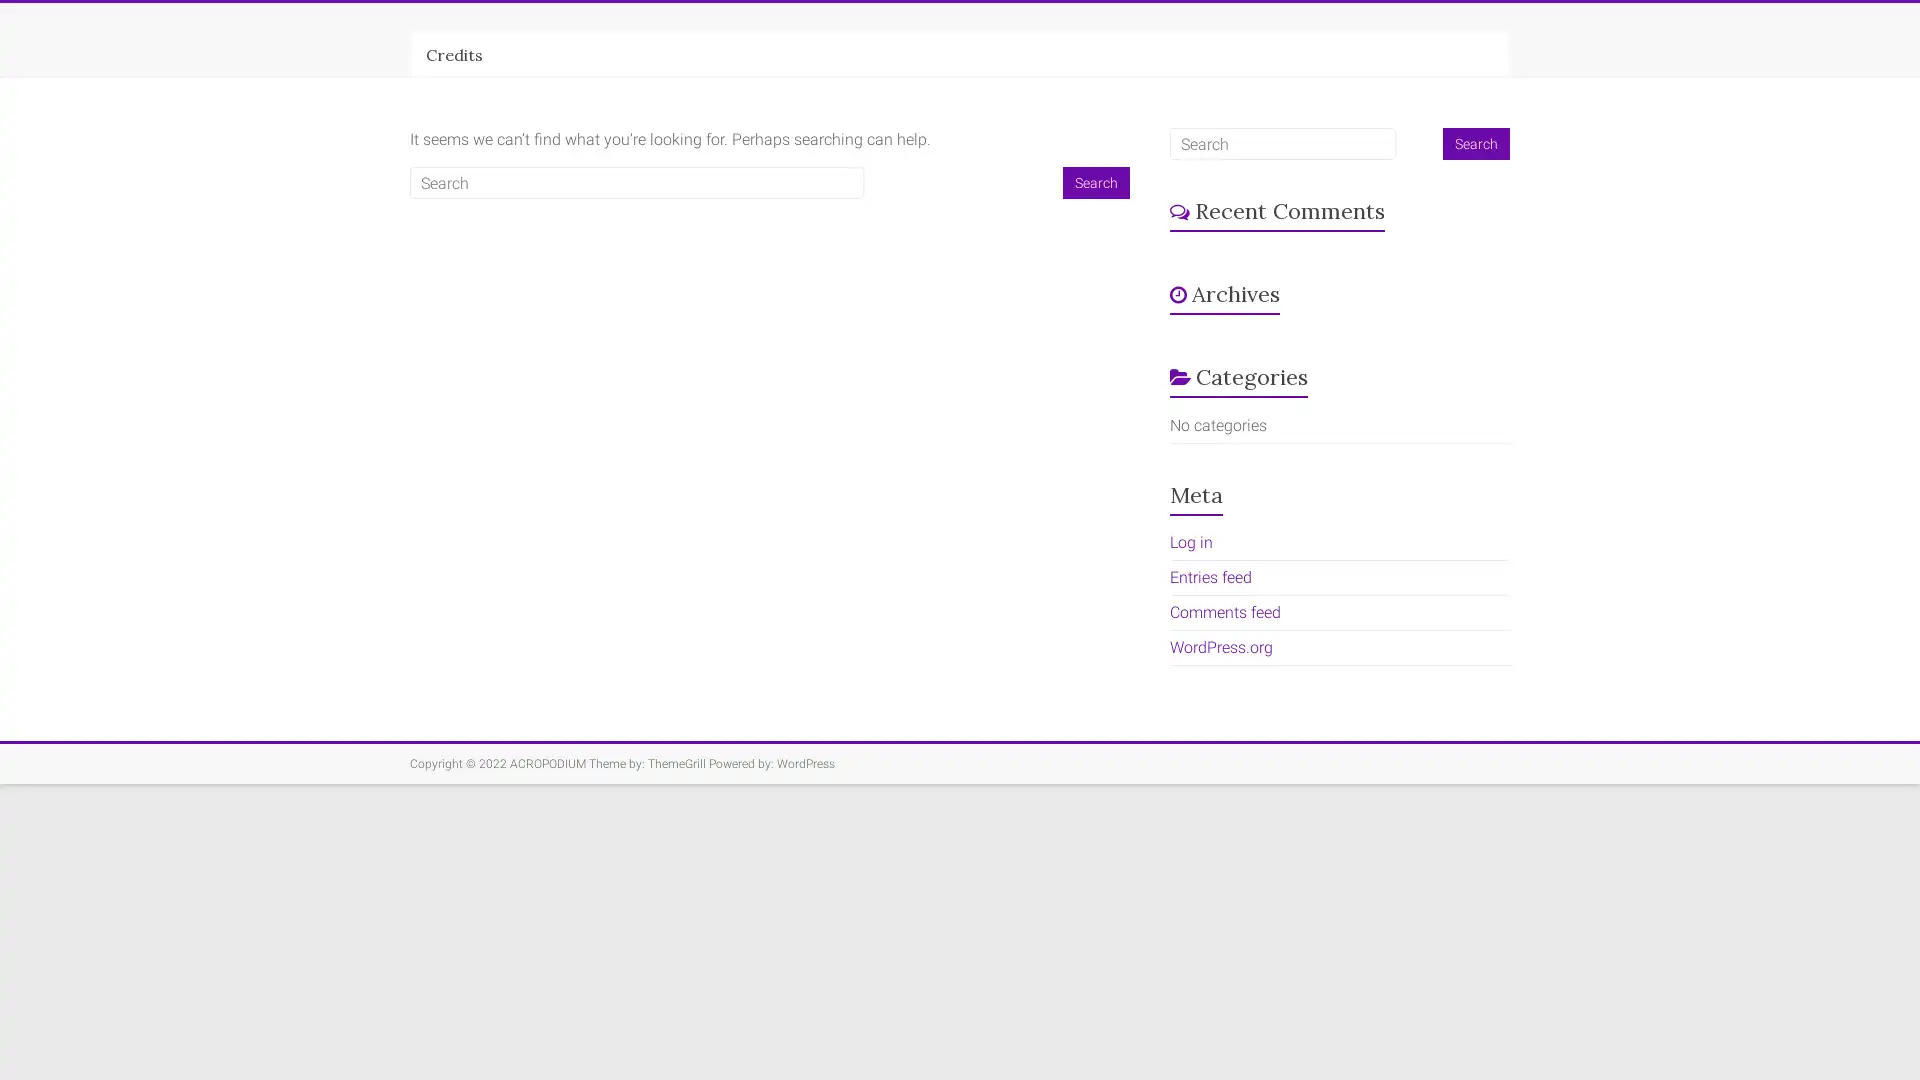 This screenshot has height=1080, width=1920. Describe the element at coordinates (1476, 142) in the screenshot. I see `Search` at that location.